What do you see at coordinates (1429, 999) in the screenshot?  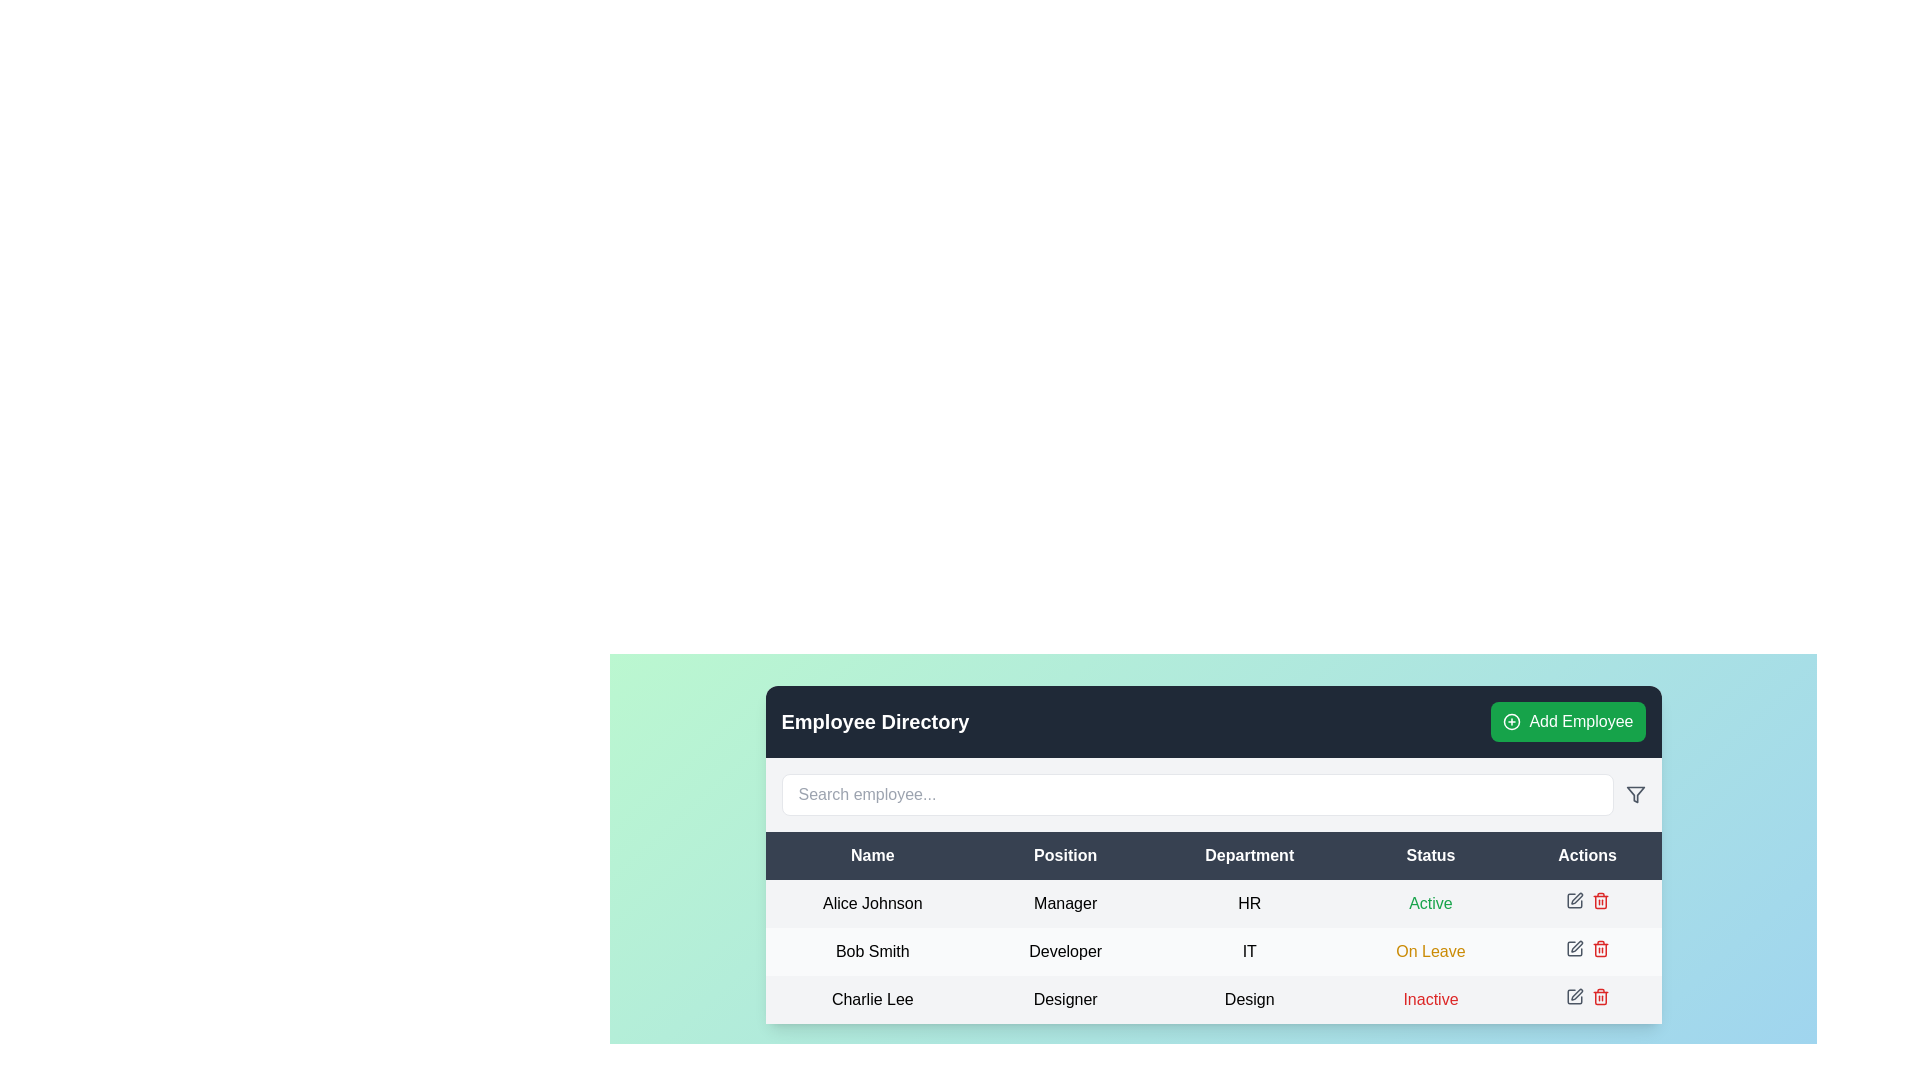 I see `the text label element displaying 'Inactive' in red font, located in the 'Status' column of the table row for employee 'Charlie Lee', who is a 'Designer' in the 'Design' department` at bounding box center [1429, 999].